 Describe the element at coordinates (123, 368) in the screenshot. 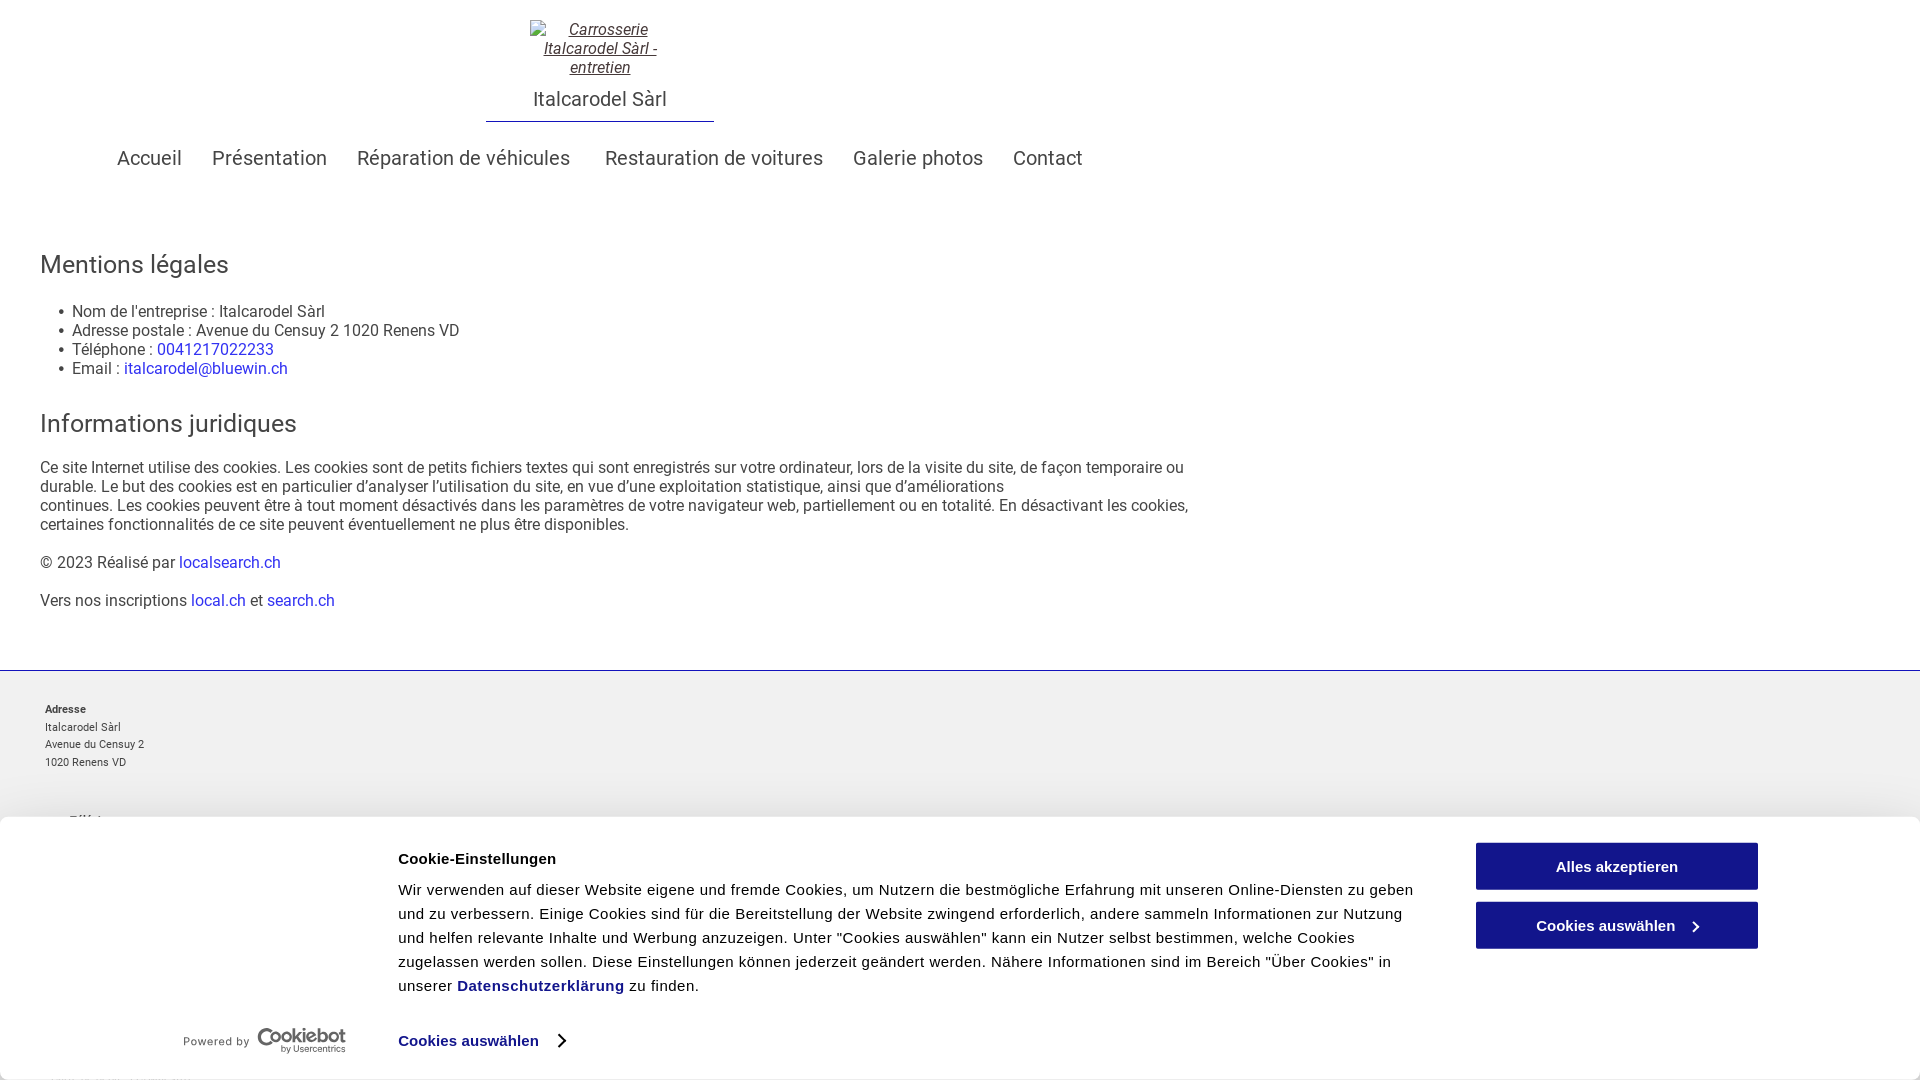

I see `'italcarodel@bluewin.ch'` at that location.